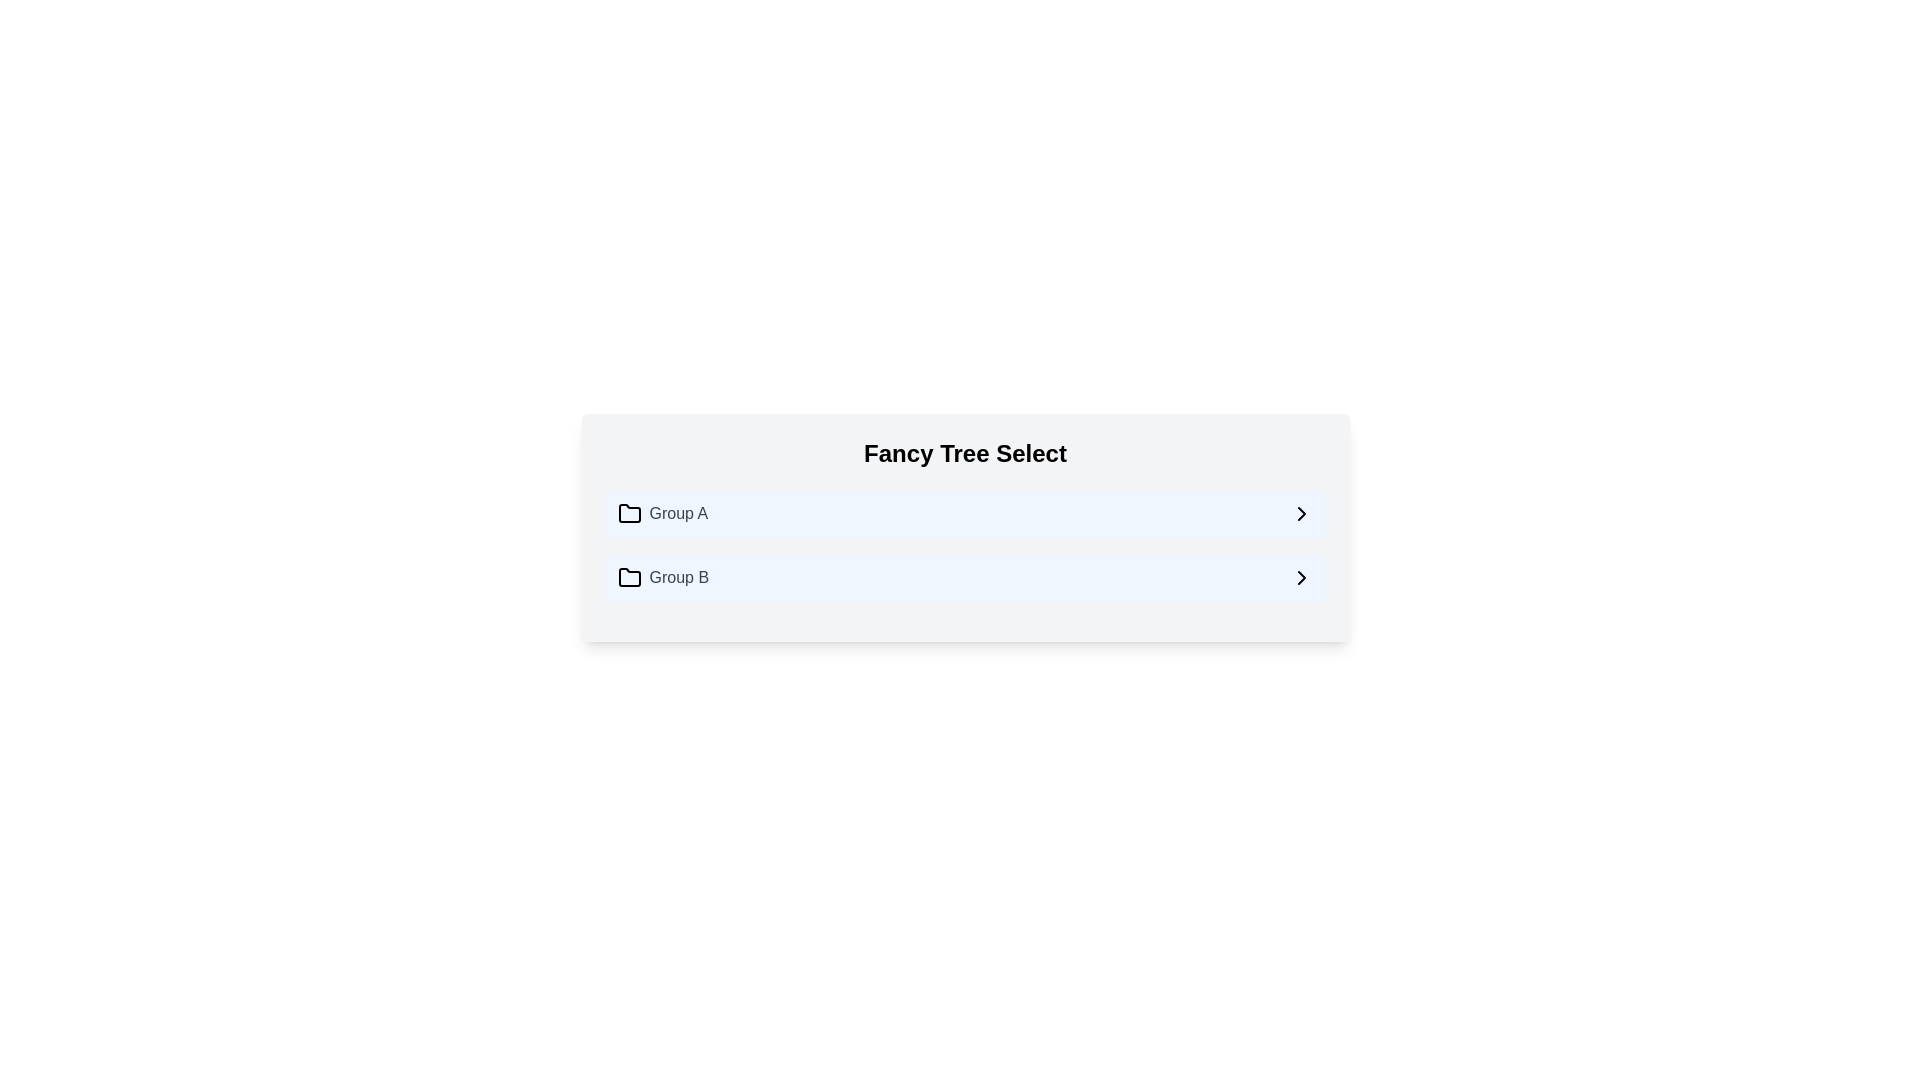 The height and width of the screenshot is (1080, 1920). What do you see at coordinates (1301, 512) in the screenshot?
I see `the right-facing chevron arrow icon located at the far right of the 'Group A' list item` at bounding box center [1301, 512].